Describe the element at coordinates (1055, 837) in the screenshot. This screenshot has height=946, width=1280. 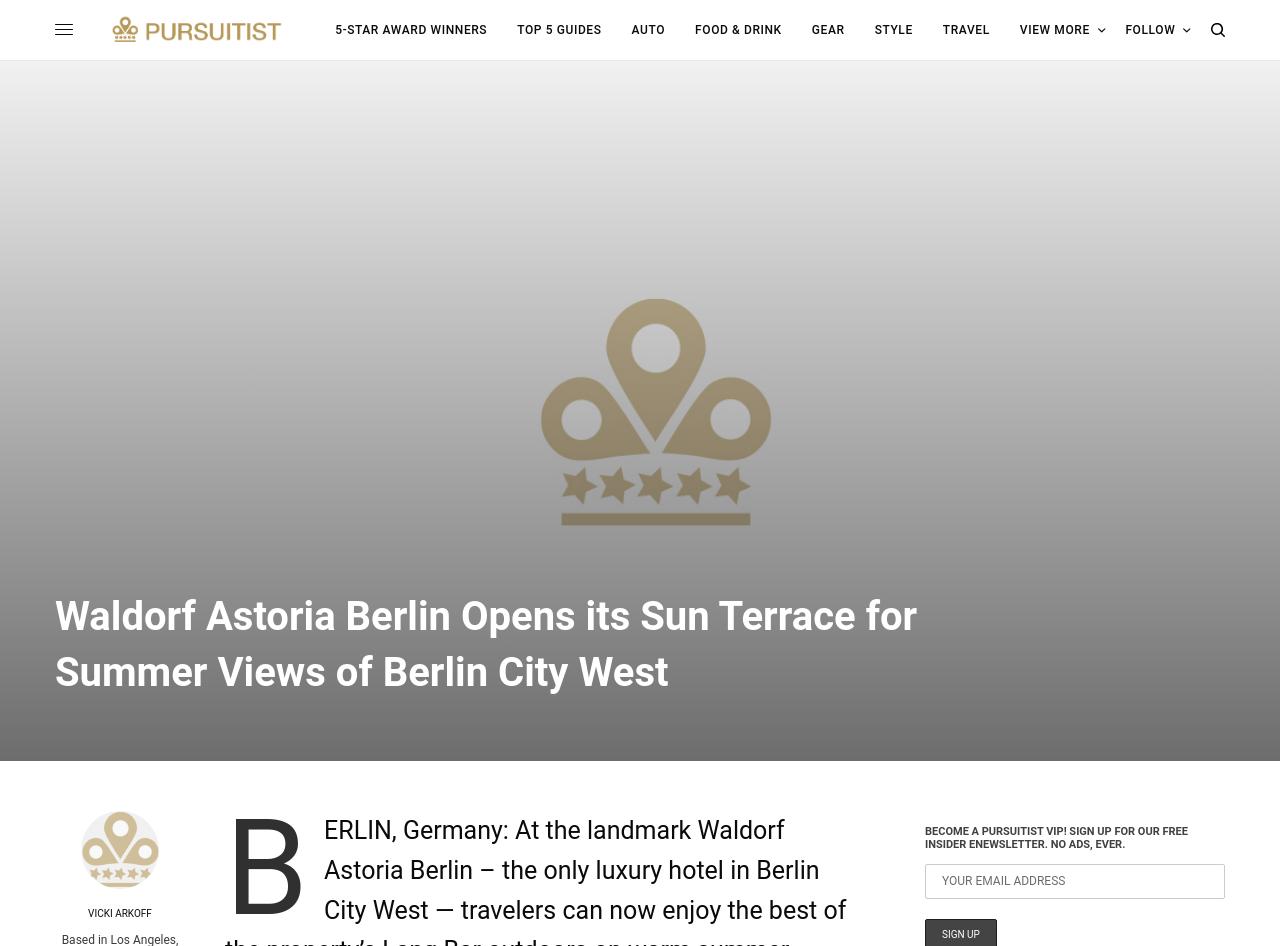
I see `'Become a Pursuitist VIP! Sign up for our Free Insider Enewsletter. No Ads, Ever.'` at that location.